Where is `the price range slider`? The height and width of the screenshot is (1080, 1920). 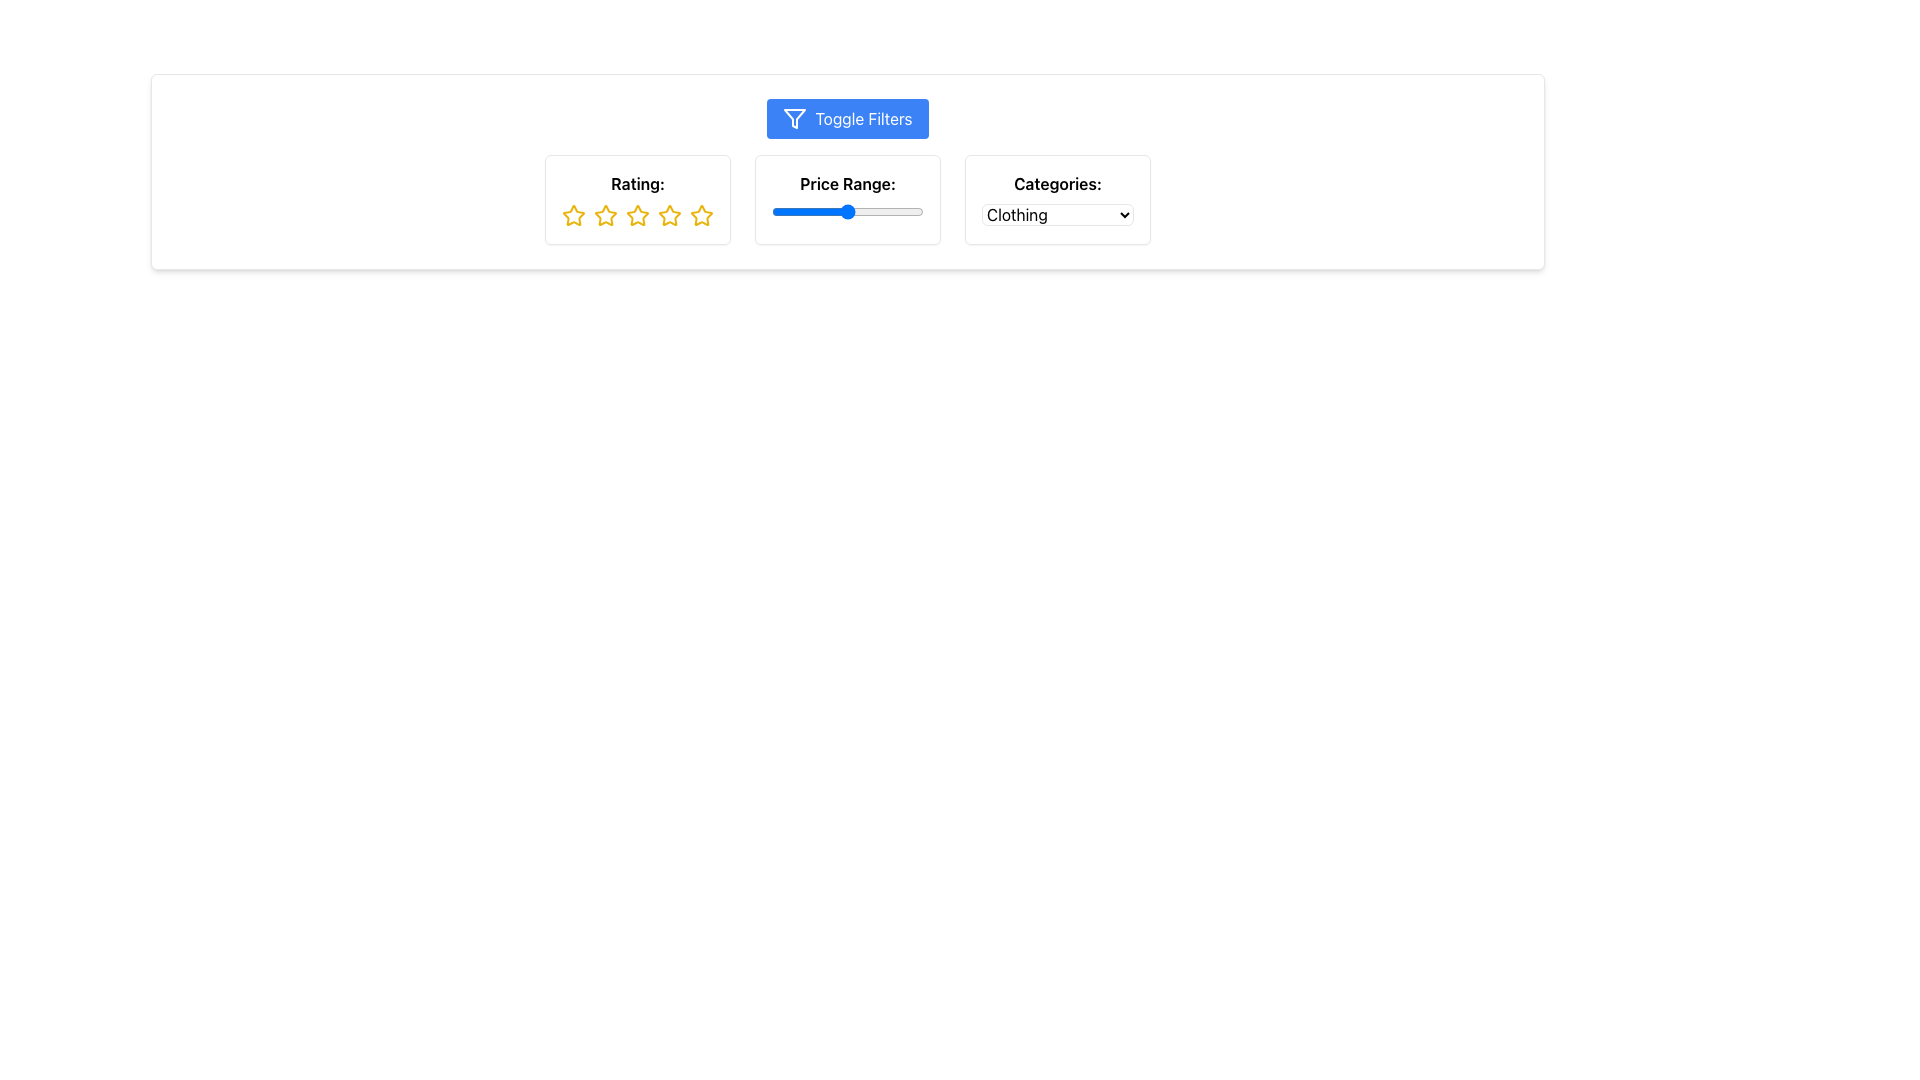 the price range slider is located at coordinates (860, 212).